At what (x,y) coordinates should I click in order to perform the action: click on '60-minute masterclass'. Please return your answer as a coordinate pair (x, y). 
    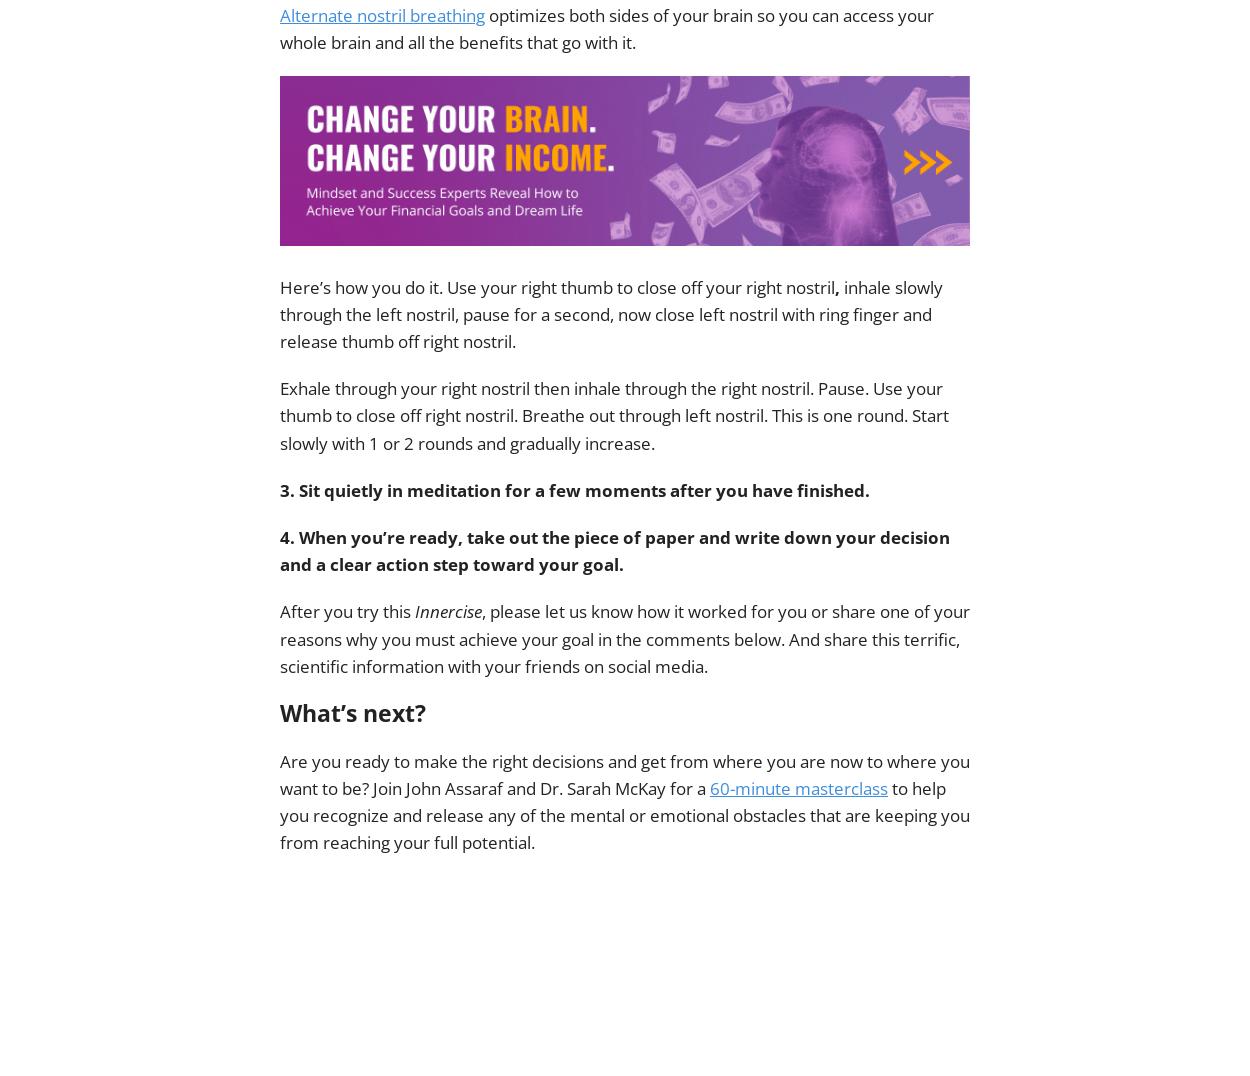
    Looking at the image, I should click on (799, 787).